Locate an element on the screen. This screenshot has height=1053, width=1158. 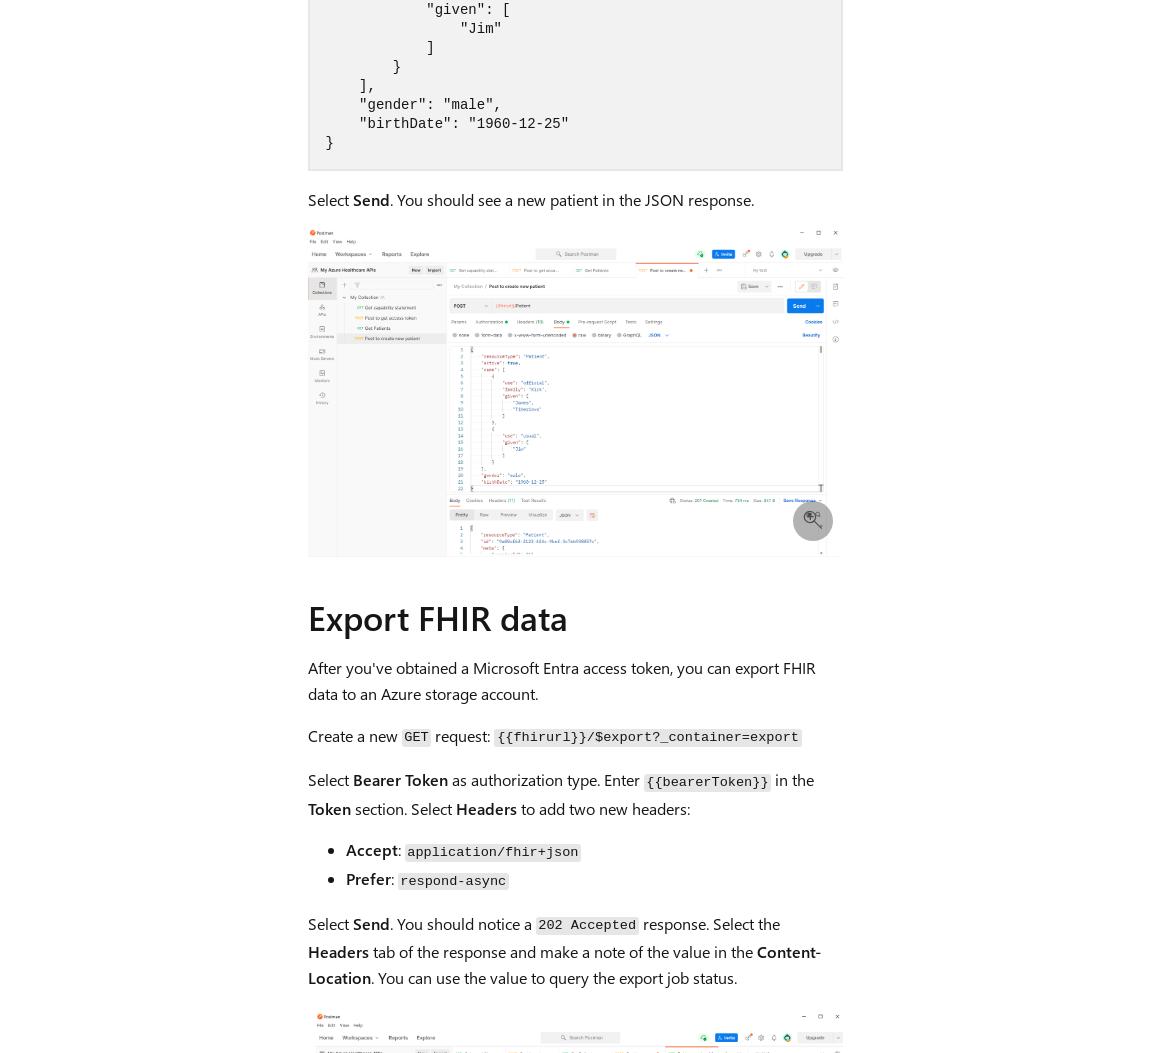
'. You should see a new patient in the JSON response.' is located at coordinates (387, 198).